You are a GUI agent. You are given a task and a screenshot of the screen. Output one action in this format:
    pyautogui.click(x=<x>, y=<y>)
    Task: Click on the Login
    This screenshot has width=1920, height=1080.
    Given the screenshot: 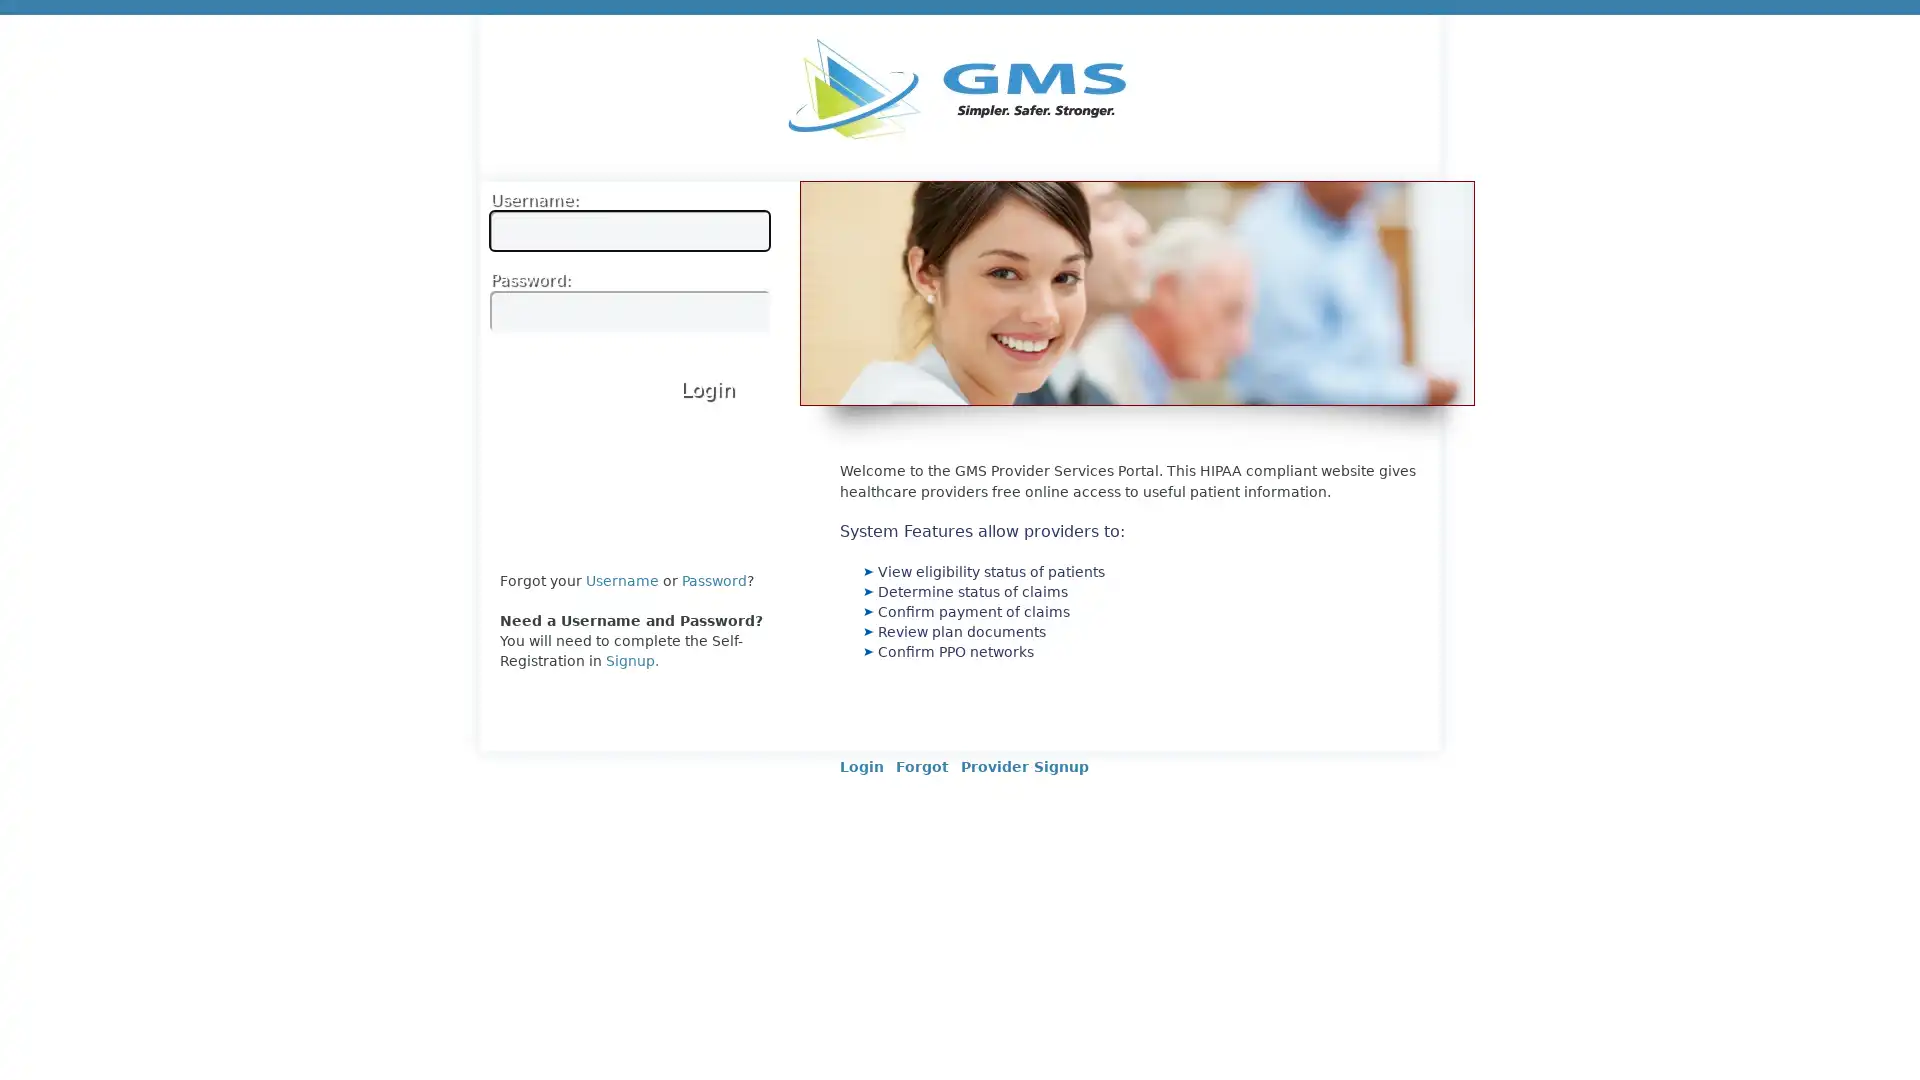 What is the action you would take?
    pyautogui.click(x=707, y=388)
    